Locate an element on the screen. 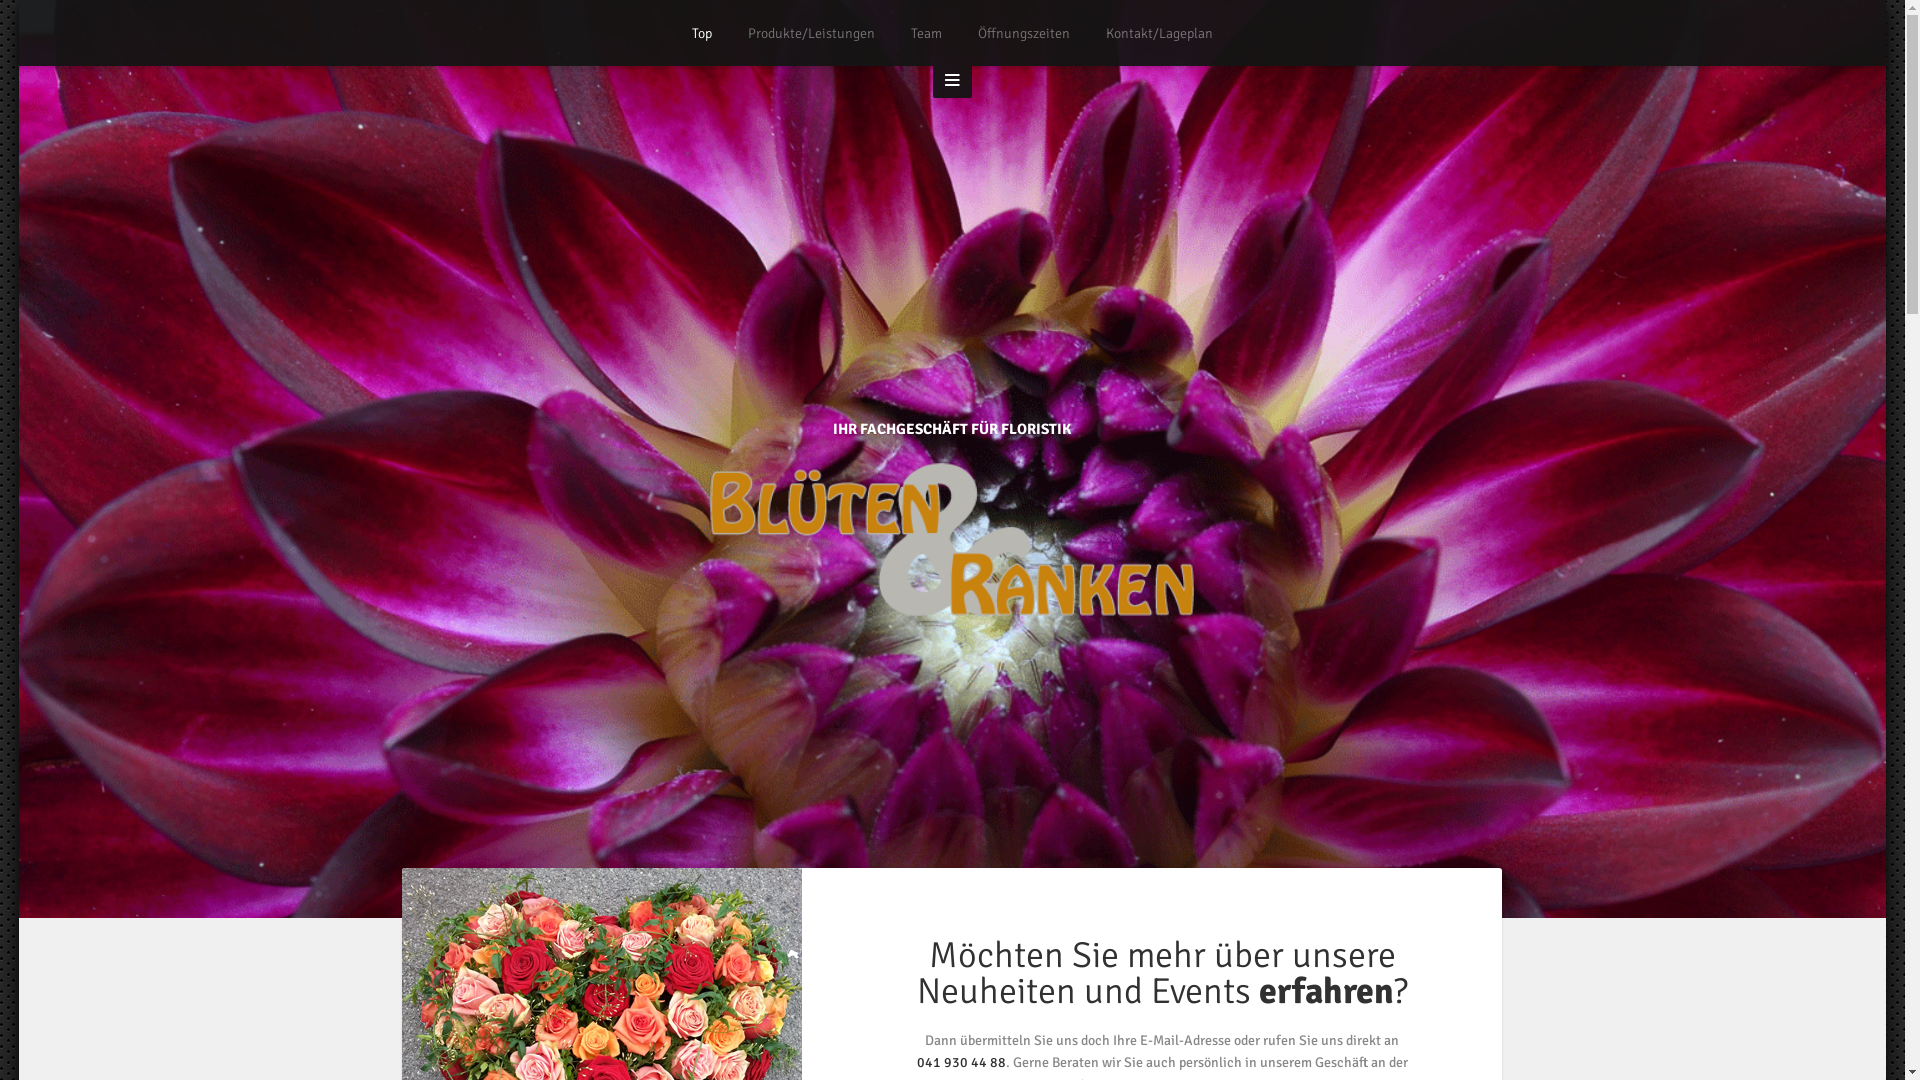 This screenshot has height=1080, width=1920. 'Top' is located at coordinates (701, 33).